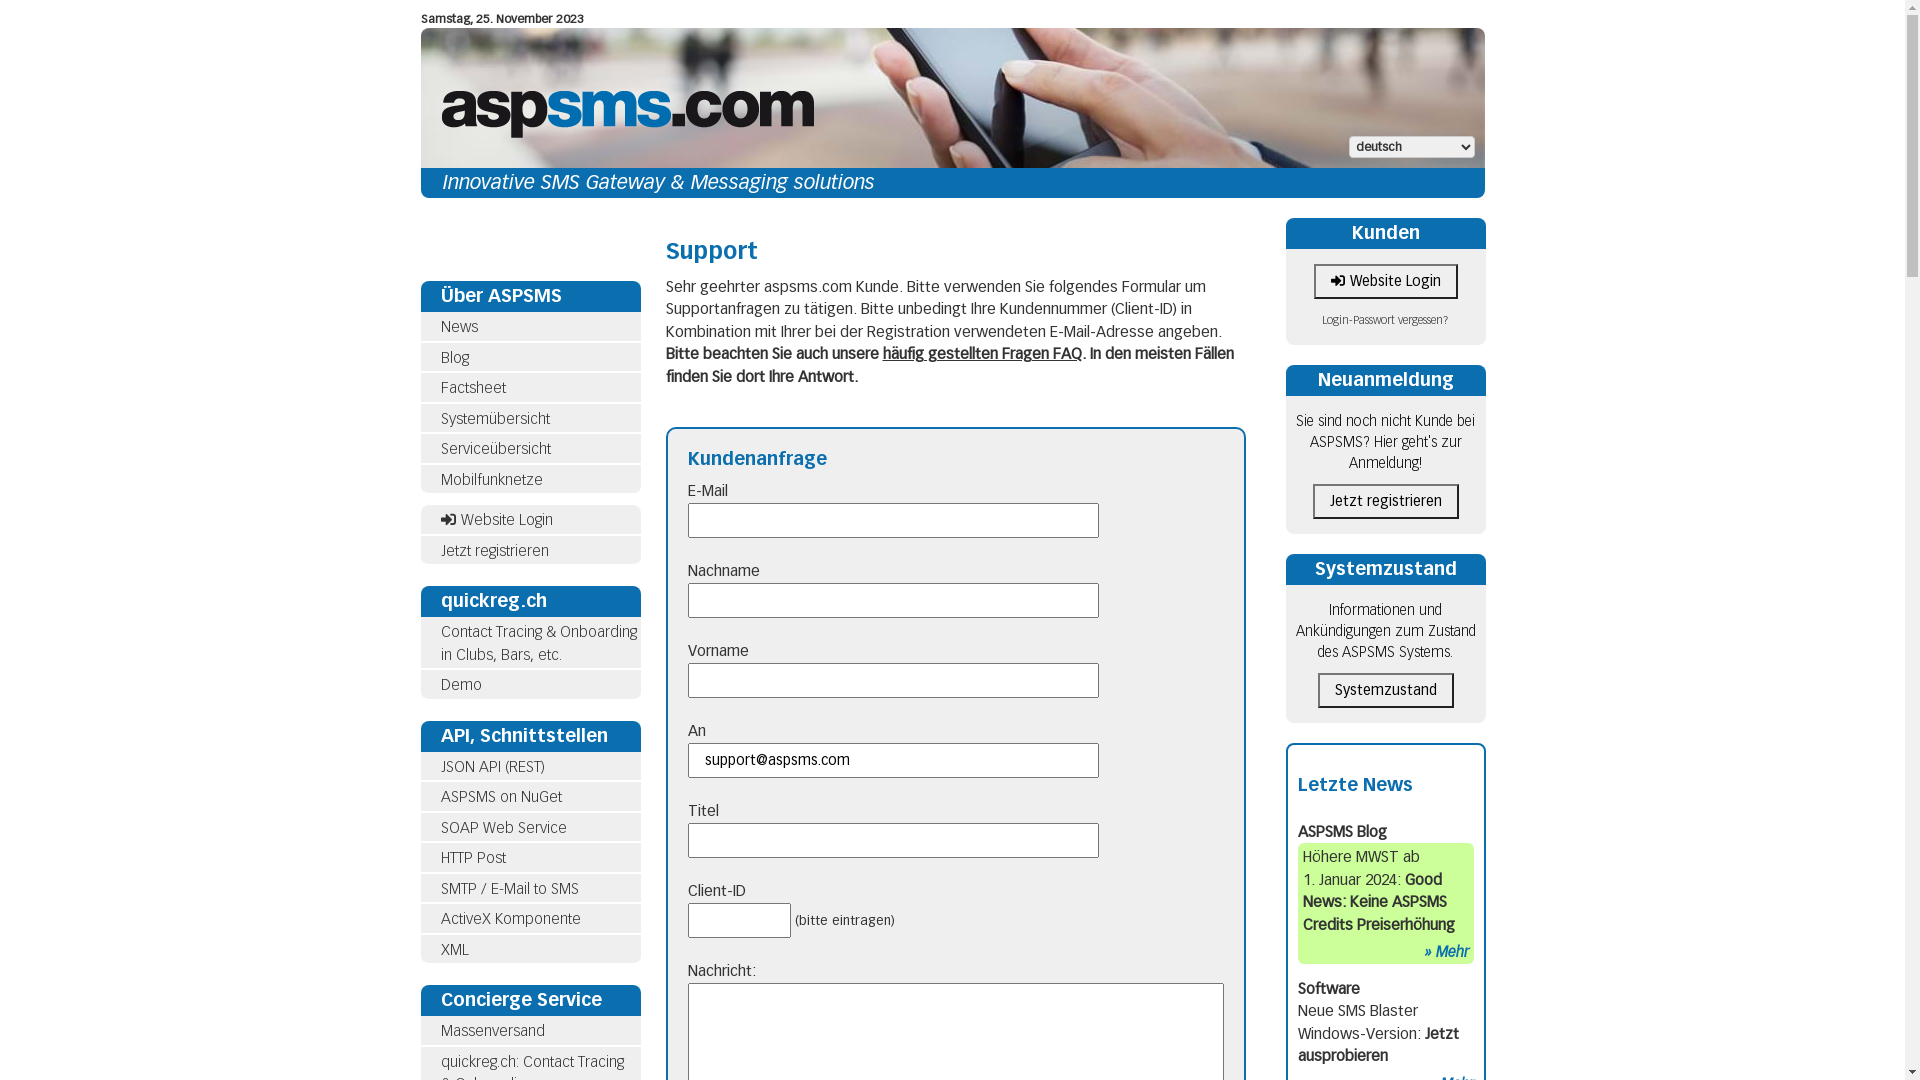  I want to click on 'ActiveX Komponente', so click(529, 919).